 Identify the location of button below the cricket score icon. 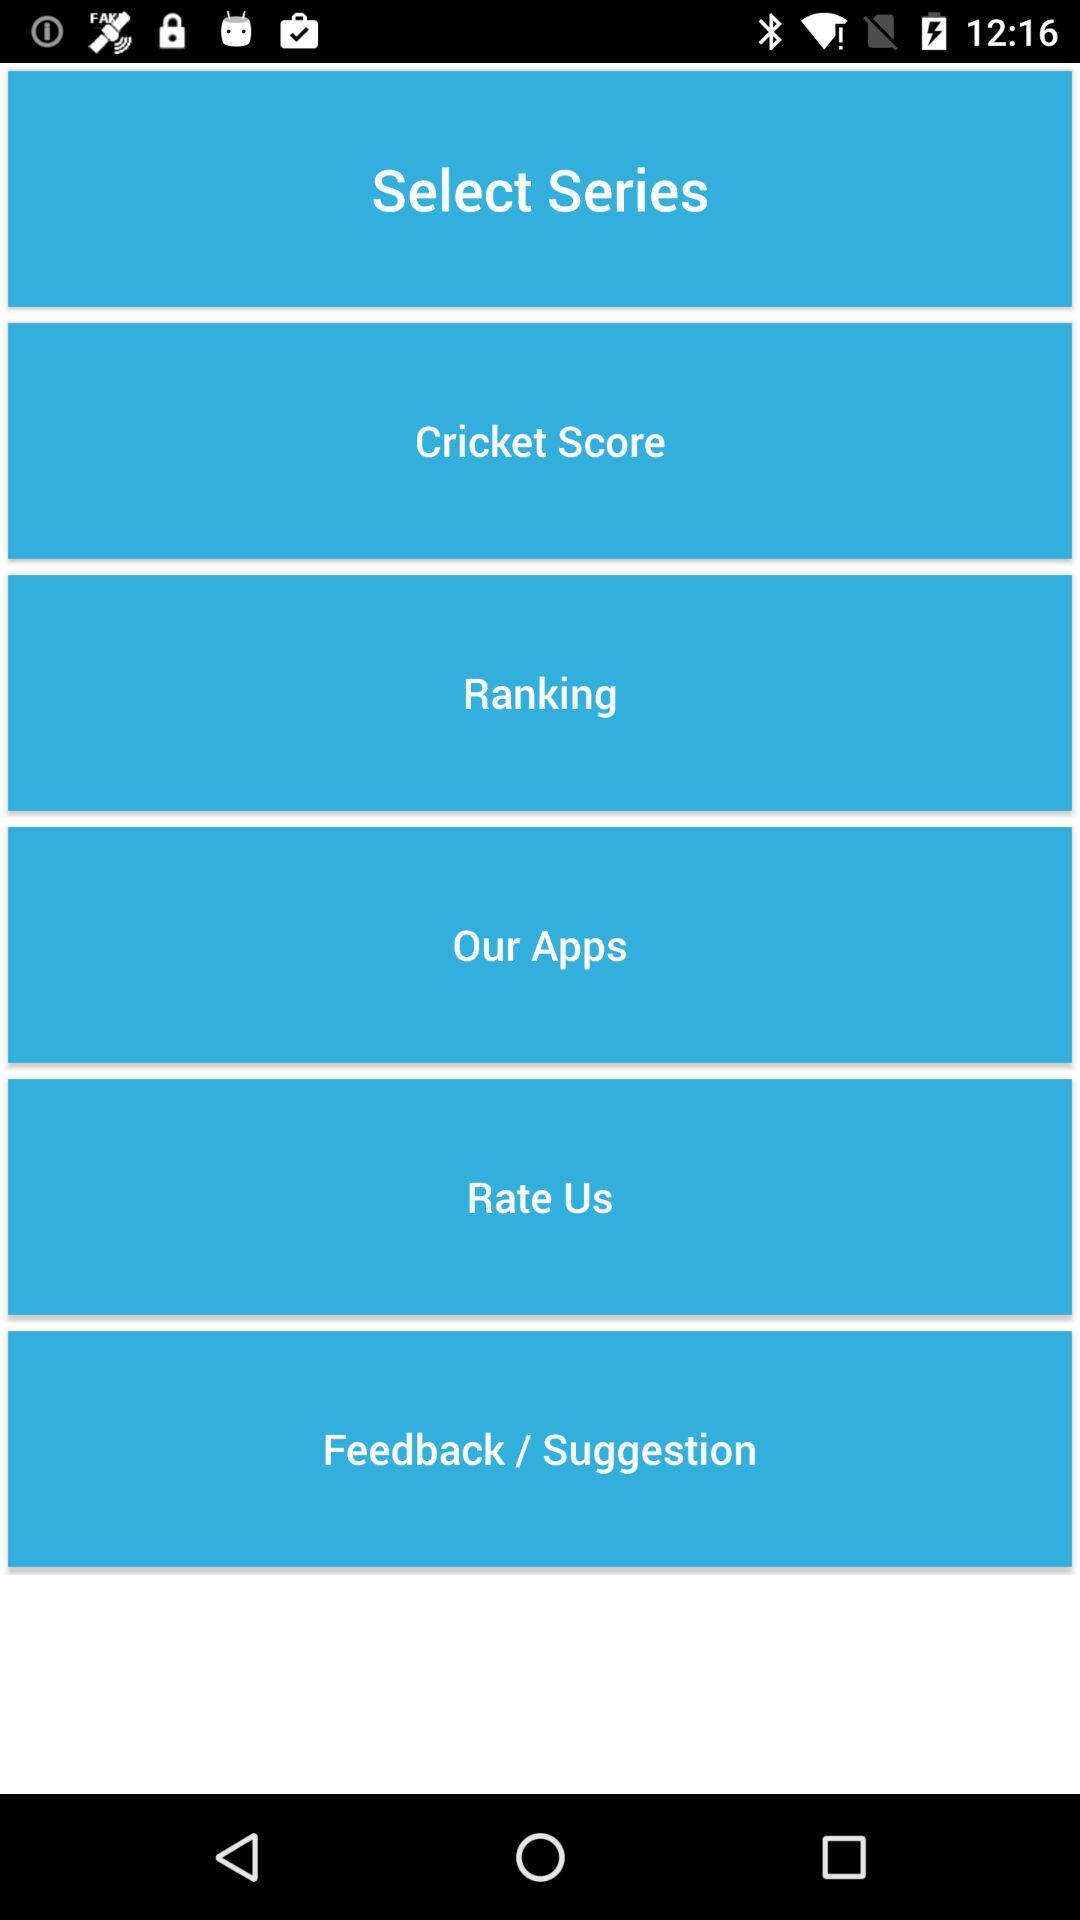
(540, 692).